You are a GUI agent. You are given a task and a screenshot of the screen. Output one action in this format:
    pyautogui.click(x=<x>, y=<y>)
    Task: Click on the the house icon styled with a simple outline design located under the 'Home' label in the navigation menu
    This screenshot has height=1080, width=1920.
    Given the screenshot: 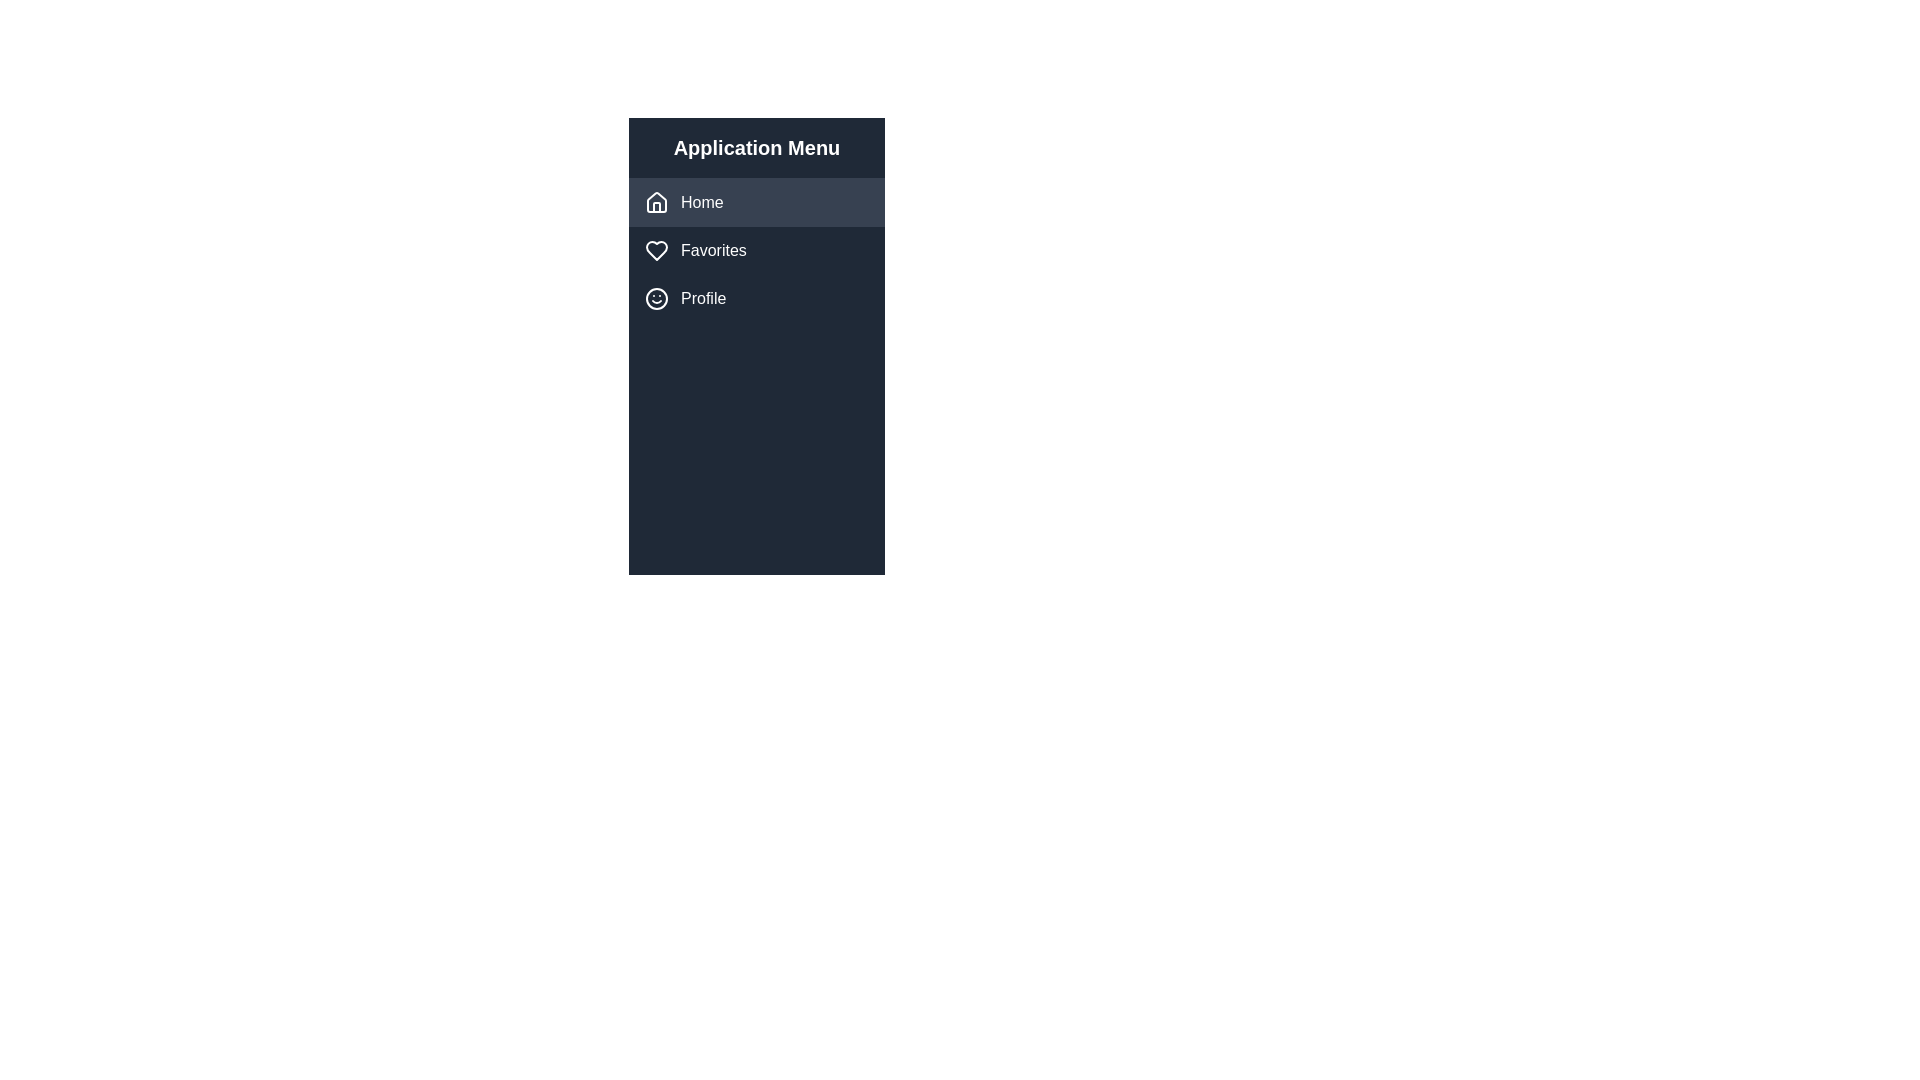 What is the action you would take?
    pyautogui.click(x=657, y=203)
    